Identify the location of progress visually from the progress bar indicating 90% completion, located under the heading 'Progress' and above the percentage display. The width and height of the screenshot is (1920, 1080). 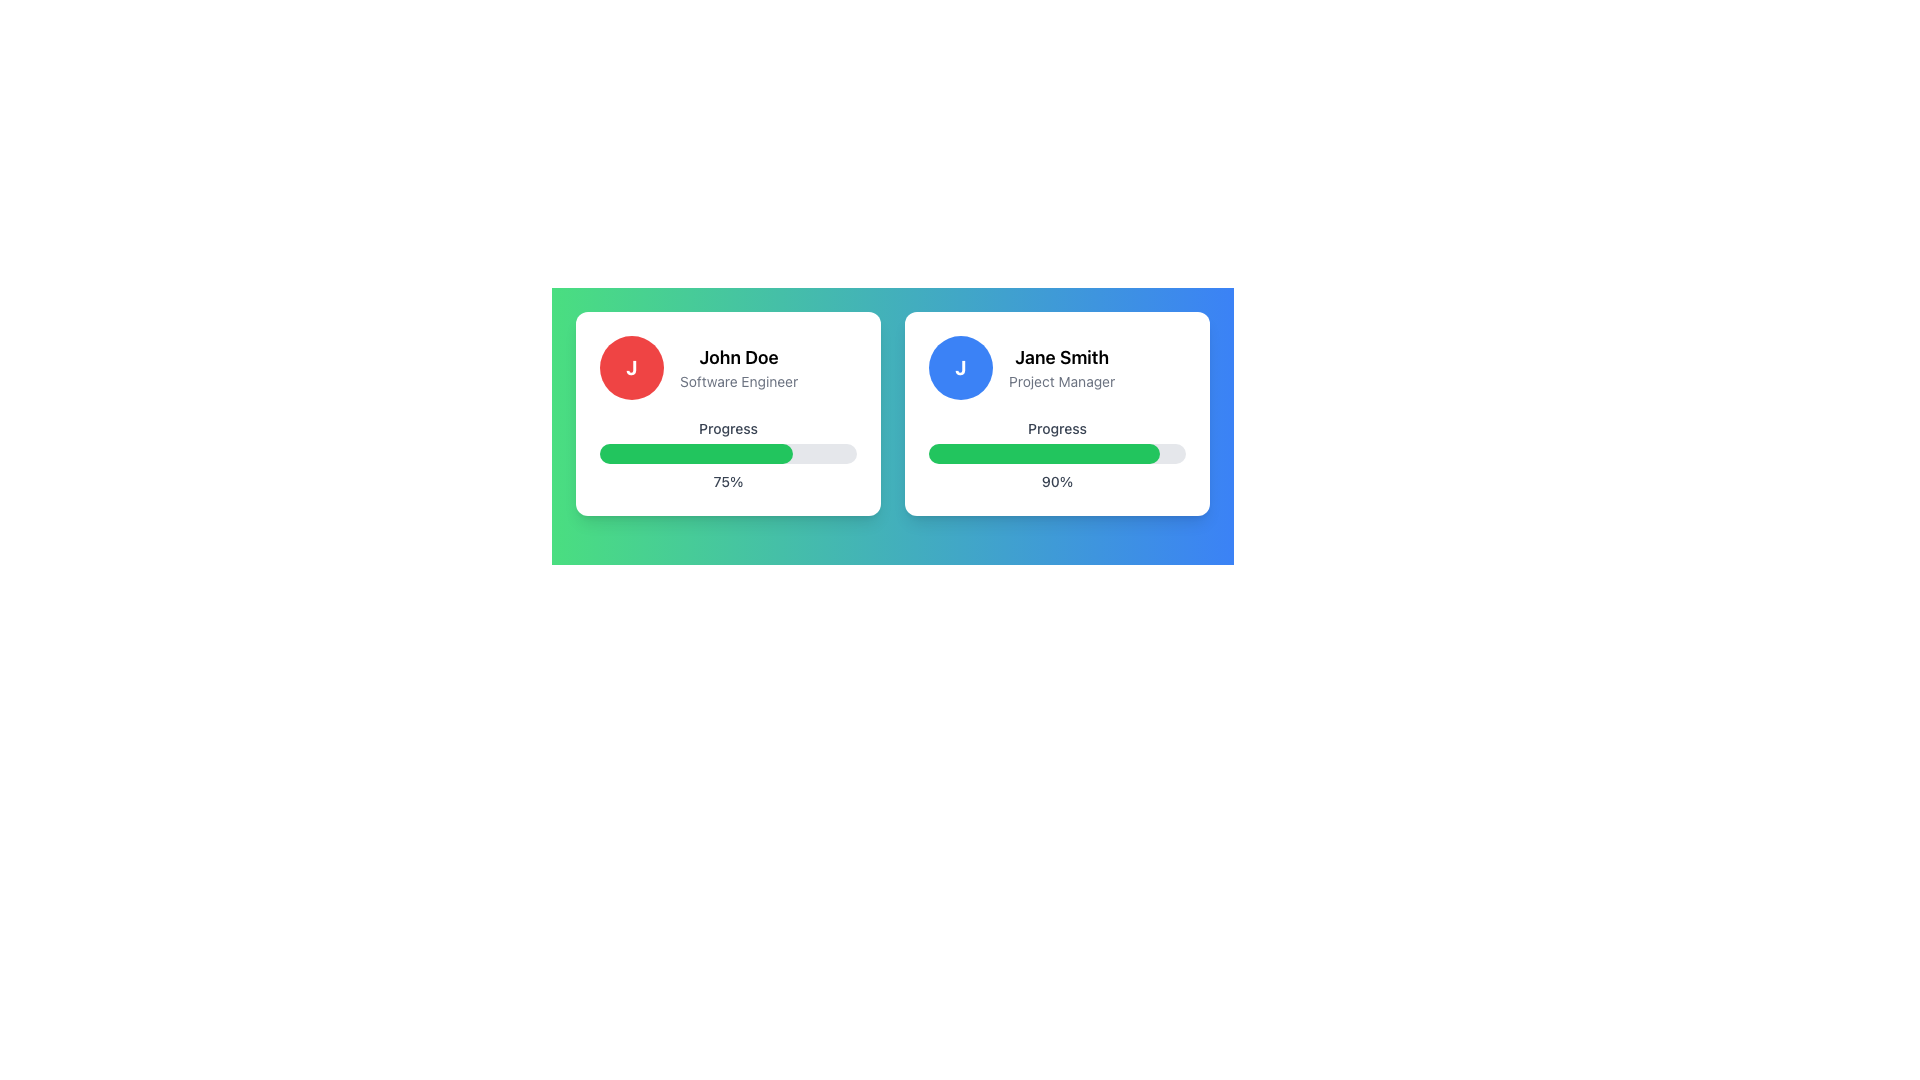
(1056, 454).